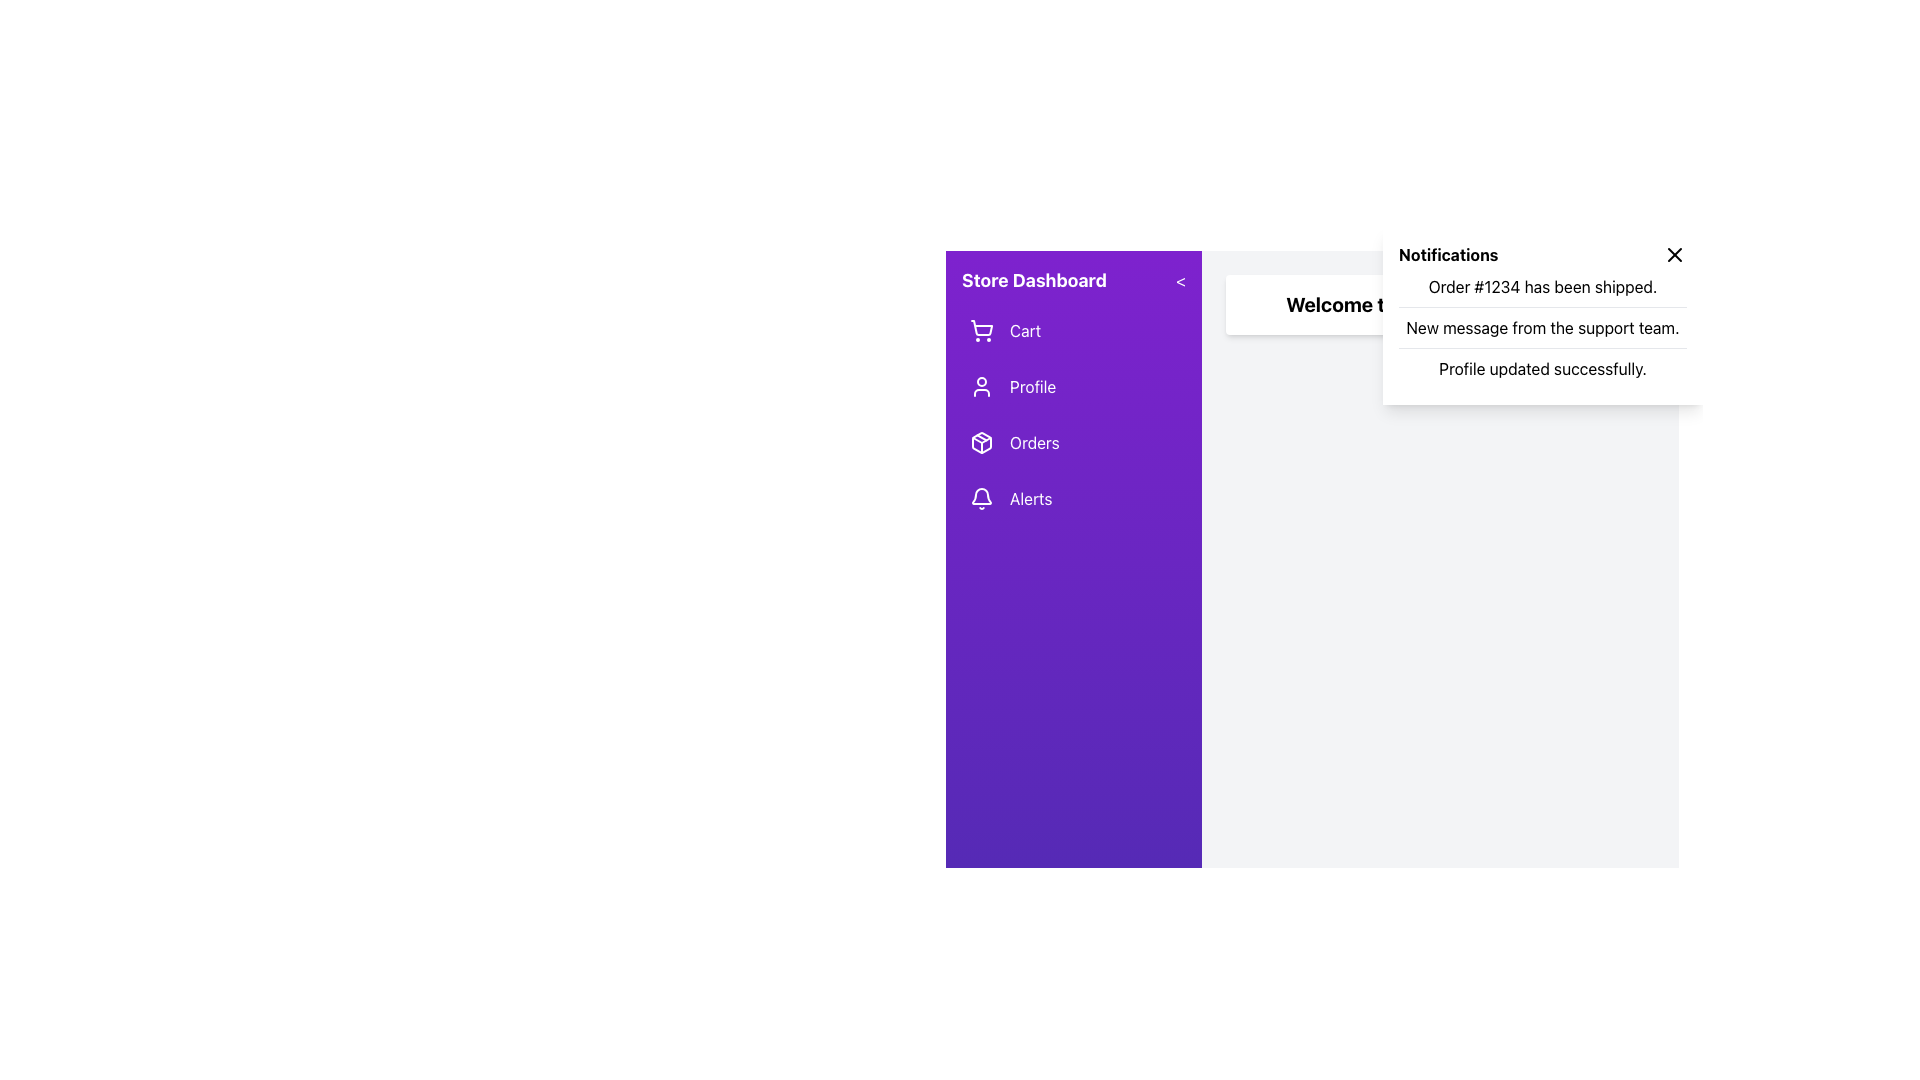  I want to click on the 'X' button in the top-right corner of the notification dropdown, so click(1675, 253).